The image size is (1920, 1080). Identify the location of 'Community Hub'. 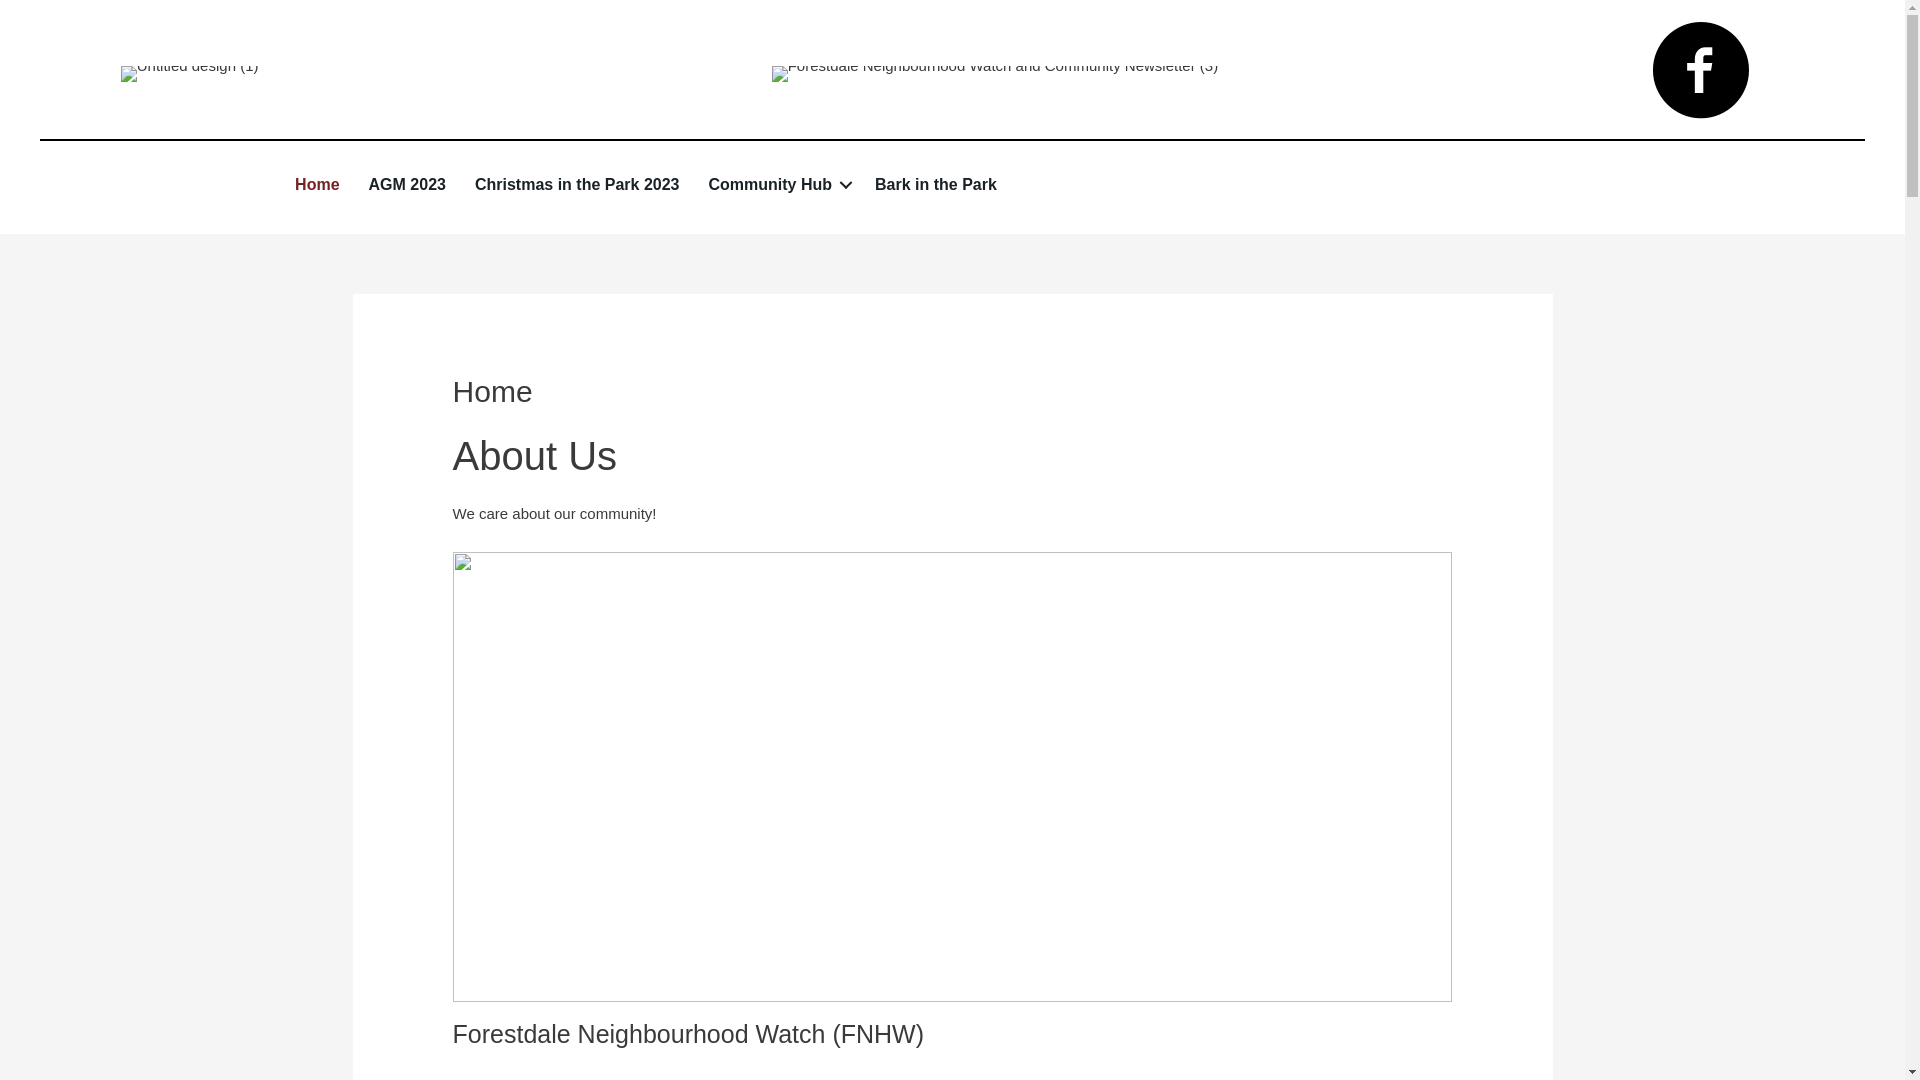
(776, 185).